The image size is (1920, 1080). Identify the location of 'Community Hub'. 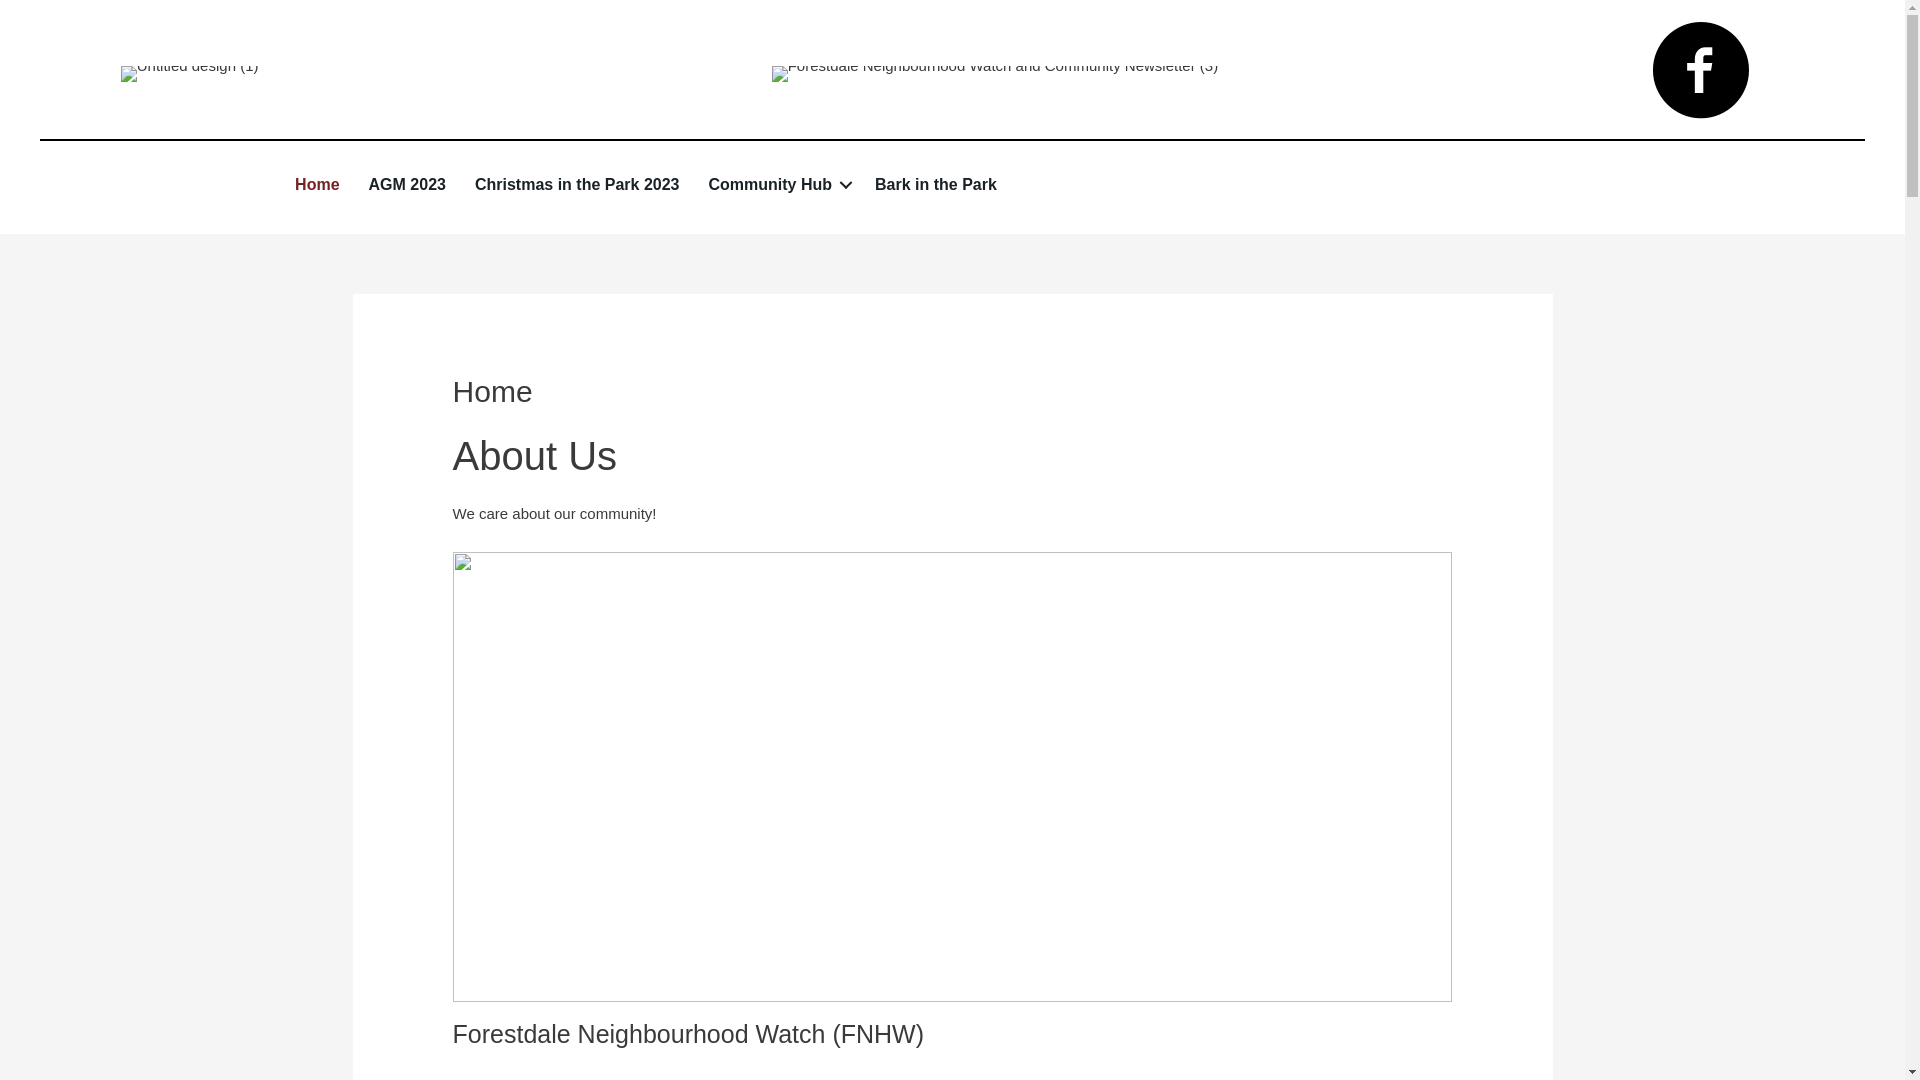
(776, 185).